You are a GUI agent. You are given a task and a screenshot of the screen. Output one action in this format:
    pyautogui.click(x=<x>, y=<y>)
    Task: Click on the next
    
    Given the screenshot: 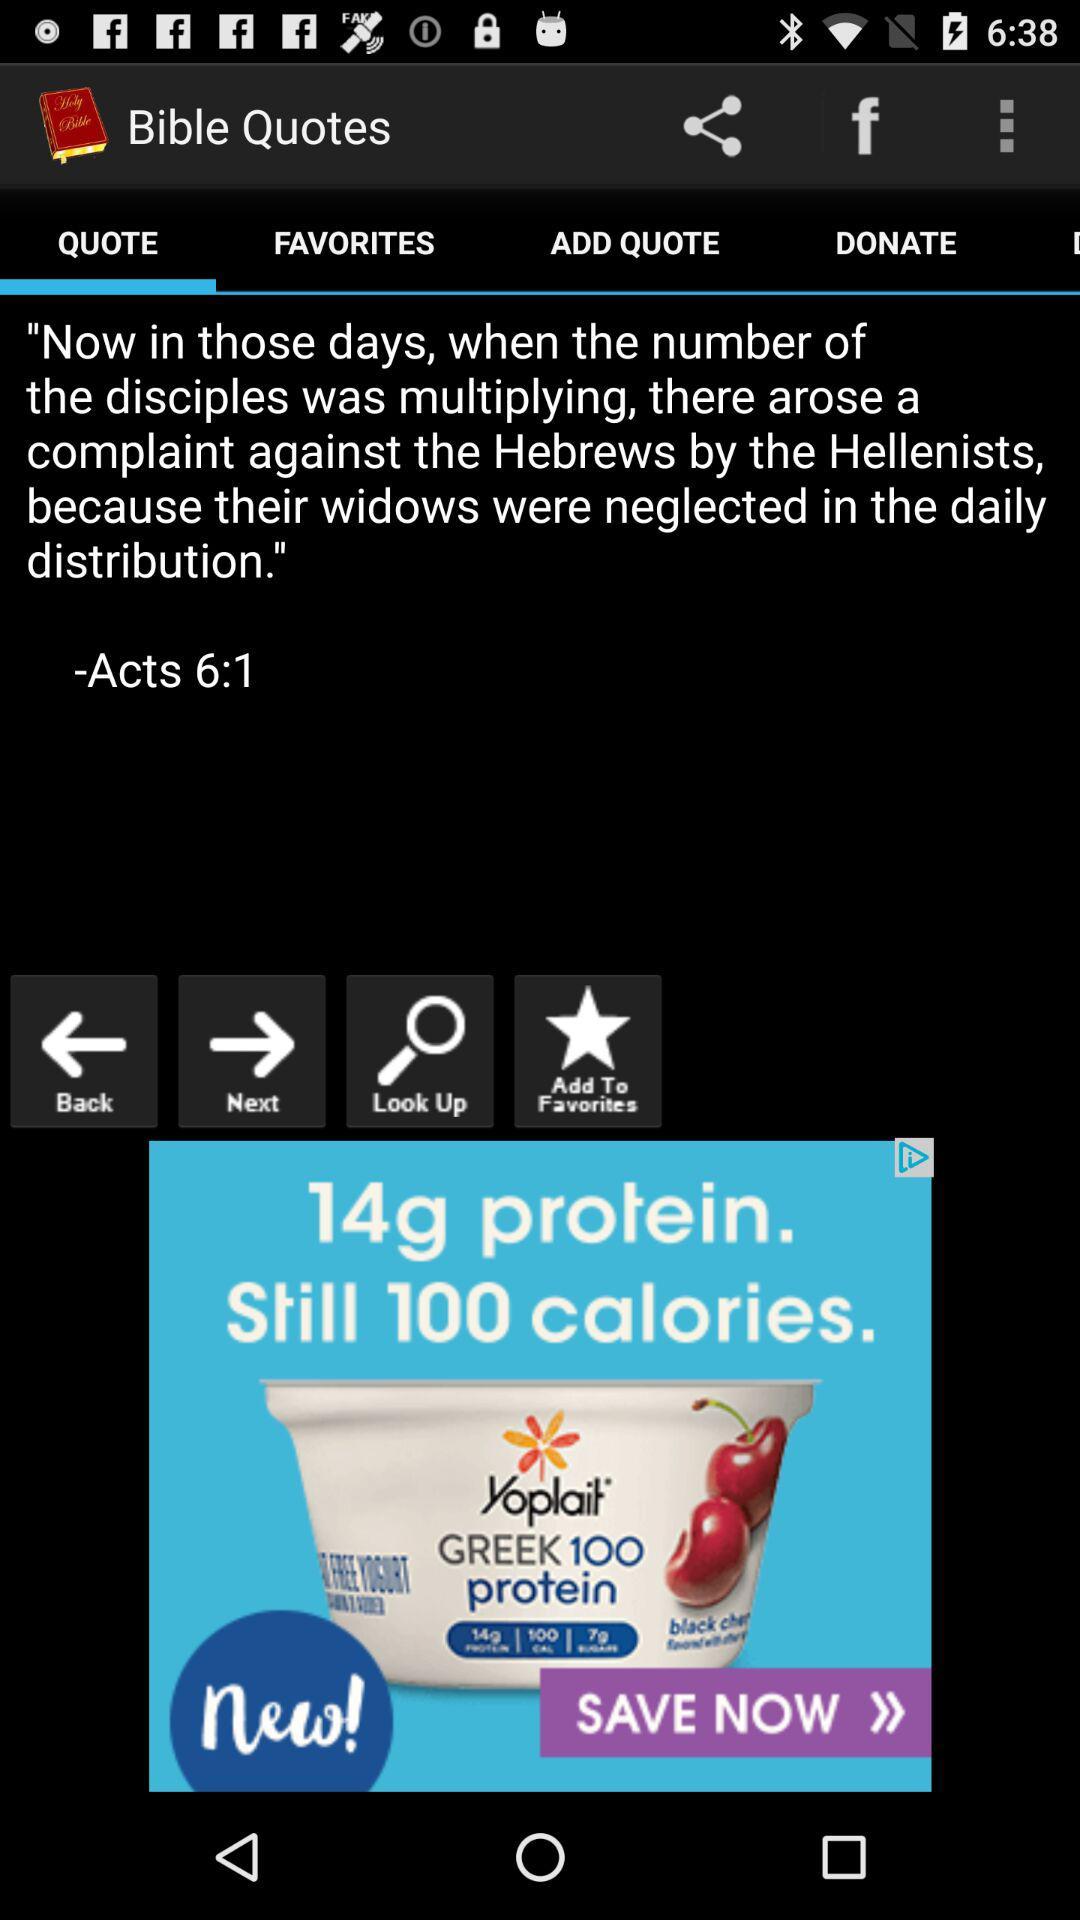 What is the action you would take?
    pyautogui.click(x=250, y=1050)
    